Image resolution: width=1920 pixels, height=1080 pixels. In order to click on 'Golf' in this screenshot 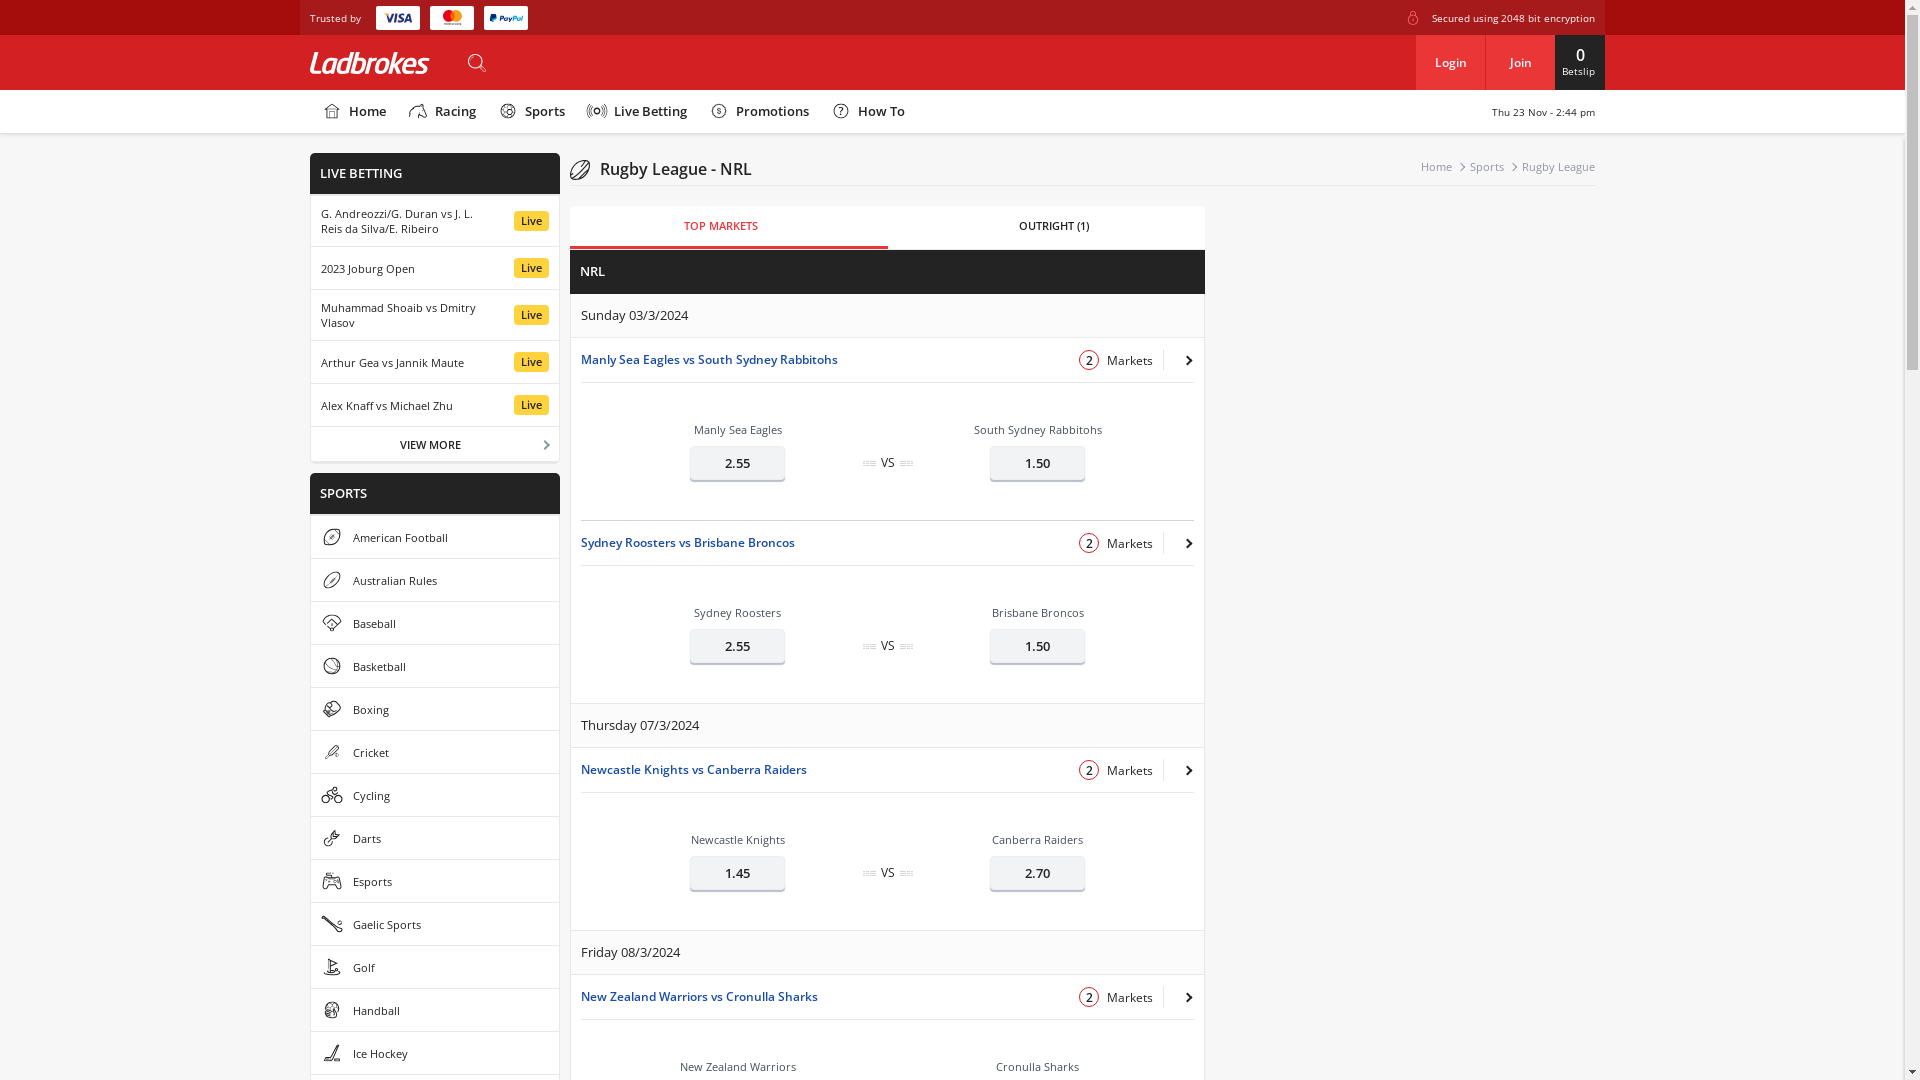, I will do `click(434, 966)`.